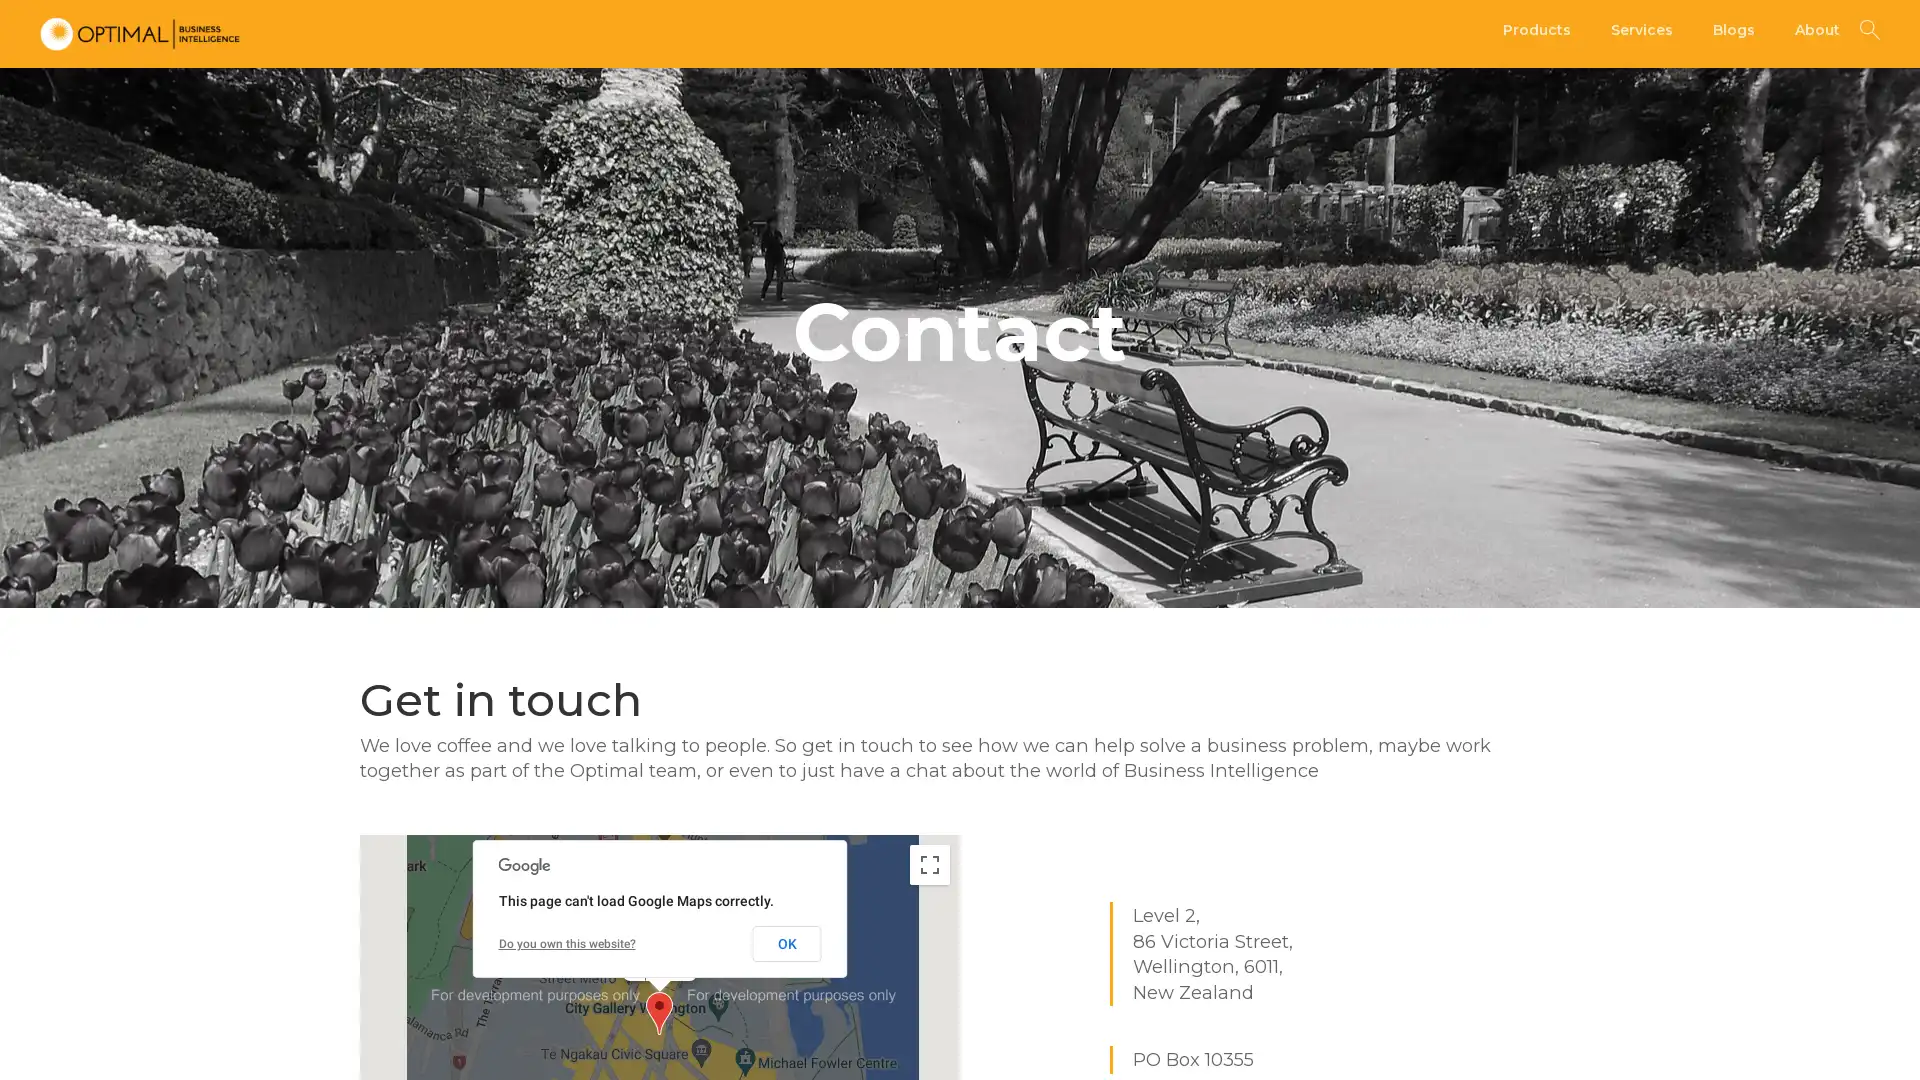  Describe the element at coordinates (659, 1012) in the screenshot. I see `Map pin showing location of OptimalHQ` at that location.